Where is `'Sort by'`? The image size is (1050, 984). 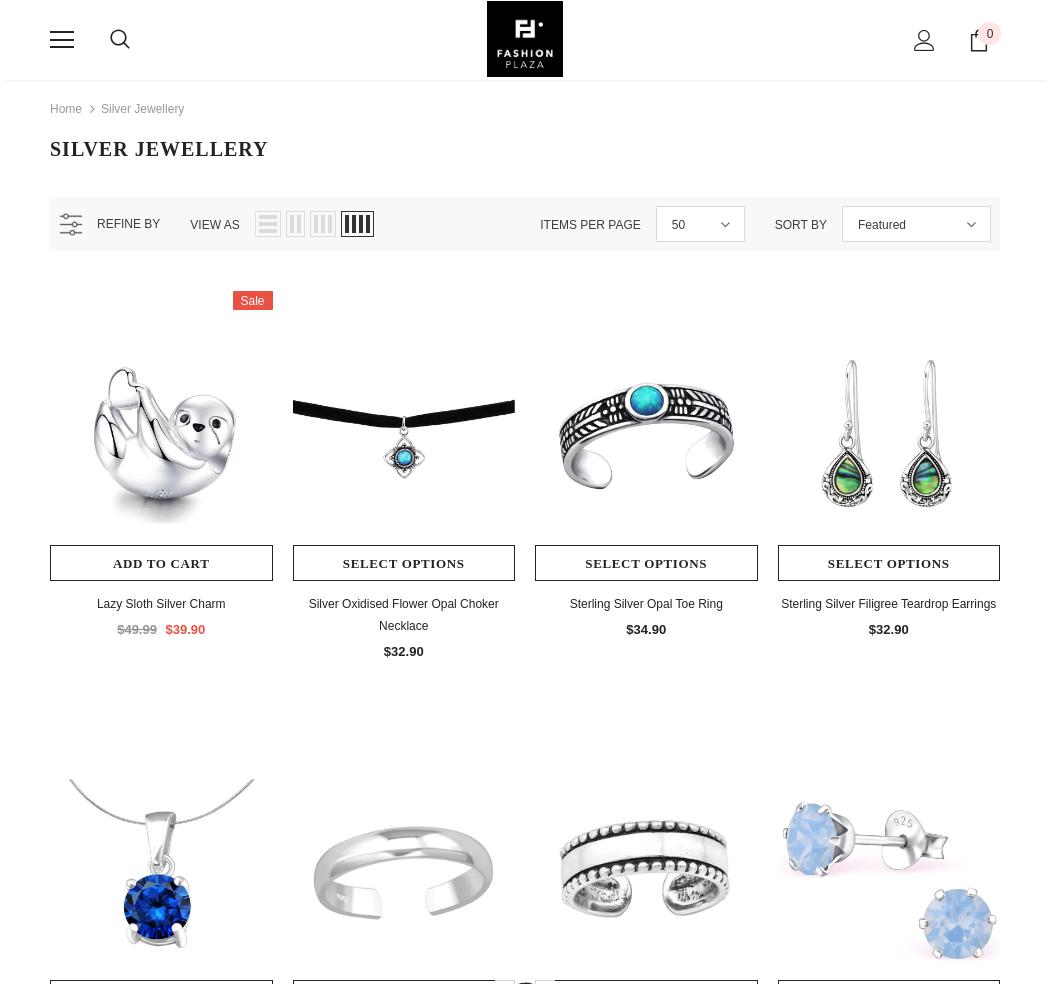
'Sort by' is located at coordinates (799, 225).